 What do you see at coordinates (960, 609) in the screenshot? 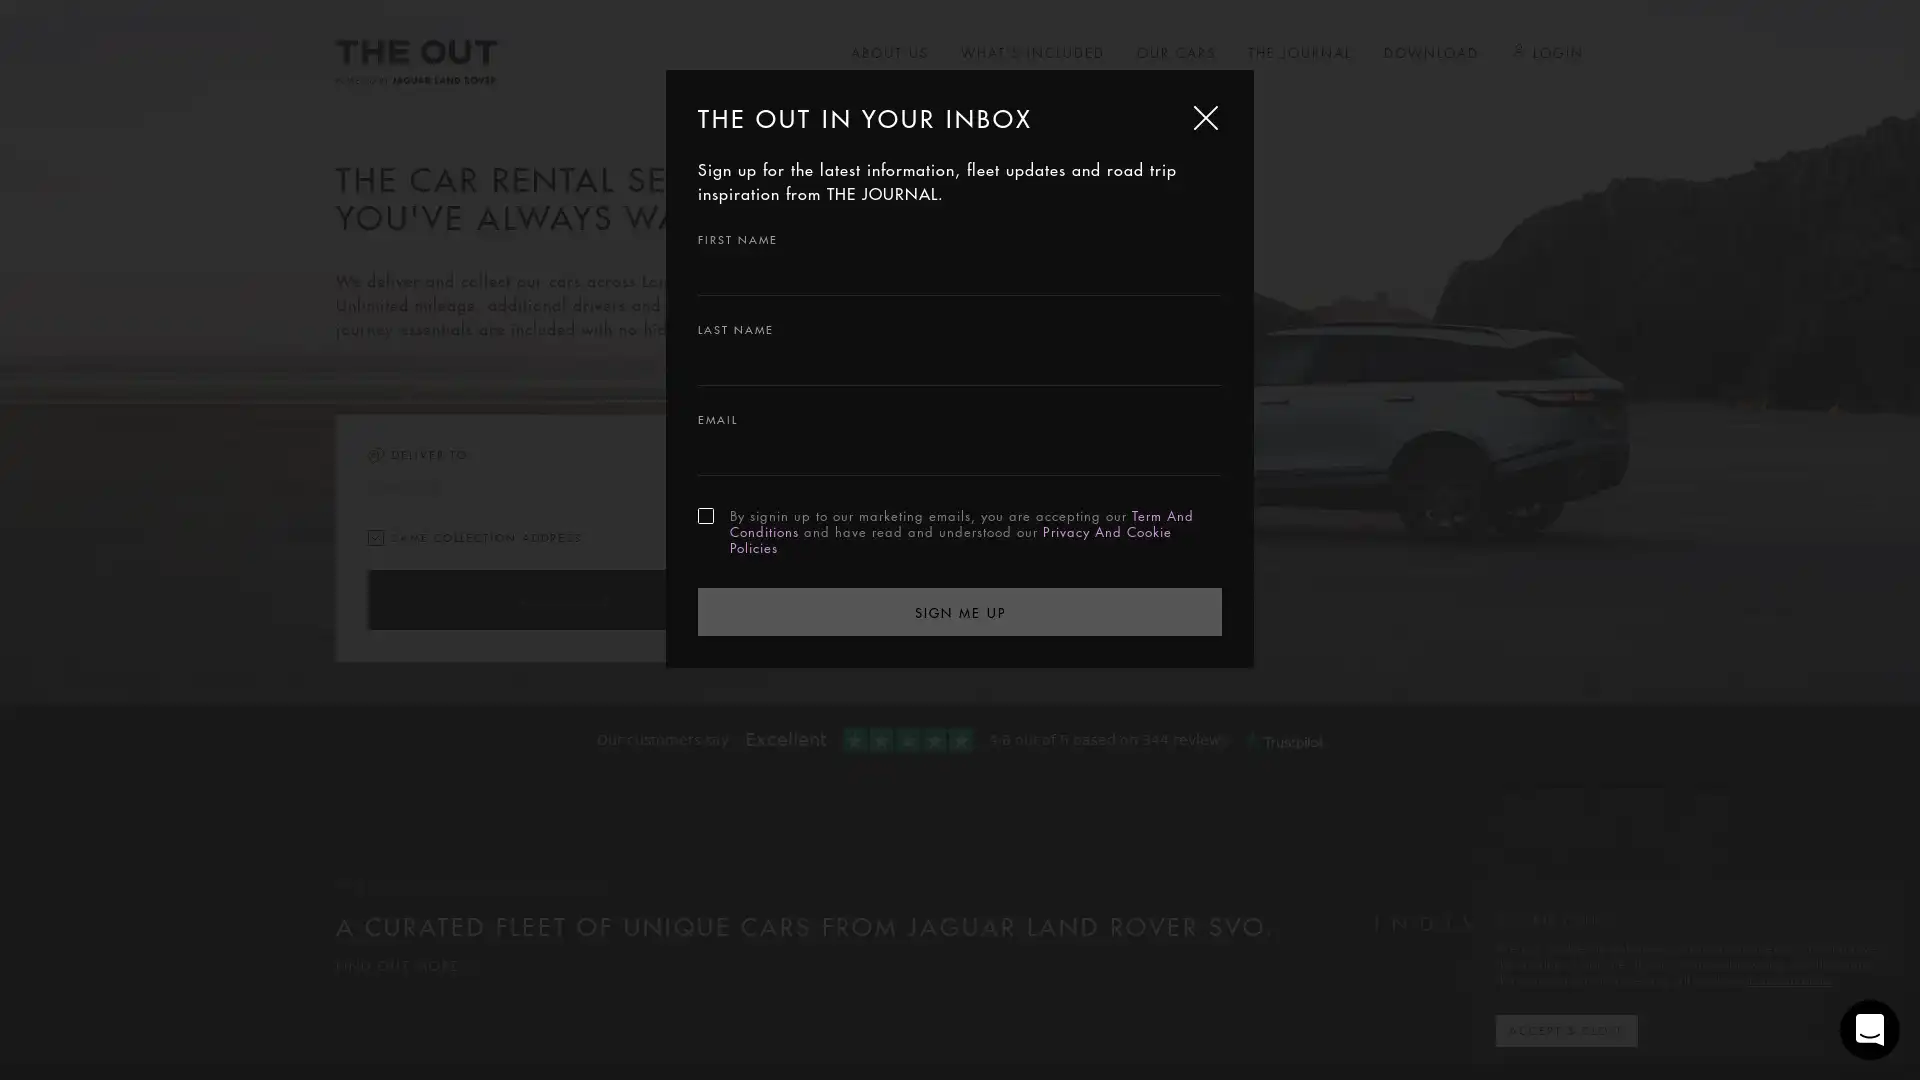
I see `SIGN ME UP` at bounding box center [960, 609].